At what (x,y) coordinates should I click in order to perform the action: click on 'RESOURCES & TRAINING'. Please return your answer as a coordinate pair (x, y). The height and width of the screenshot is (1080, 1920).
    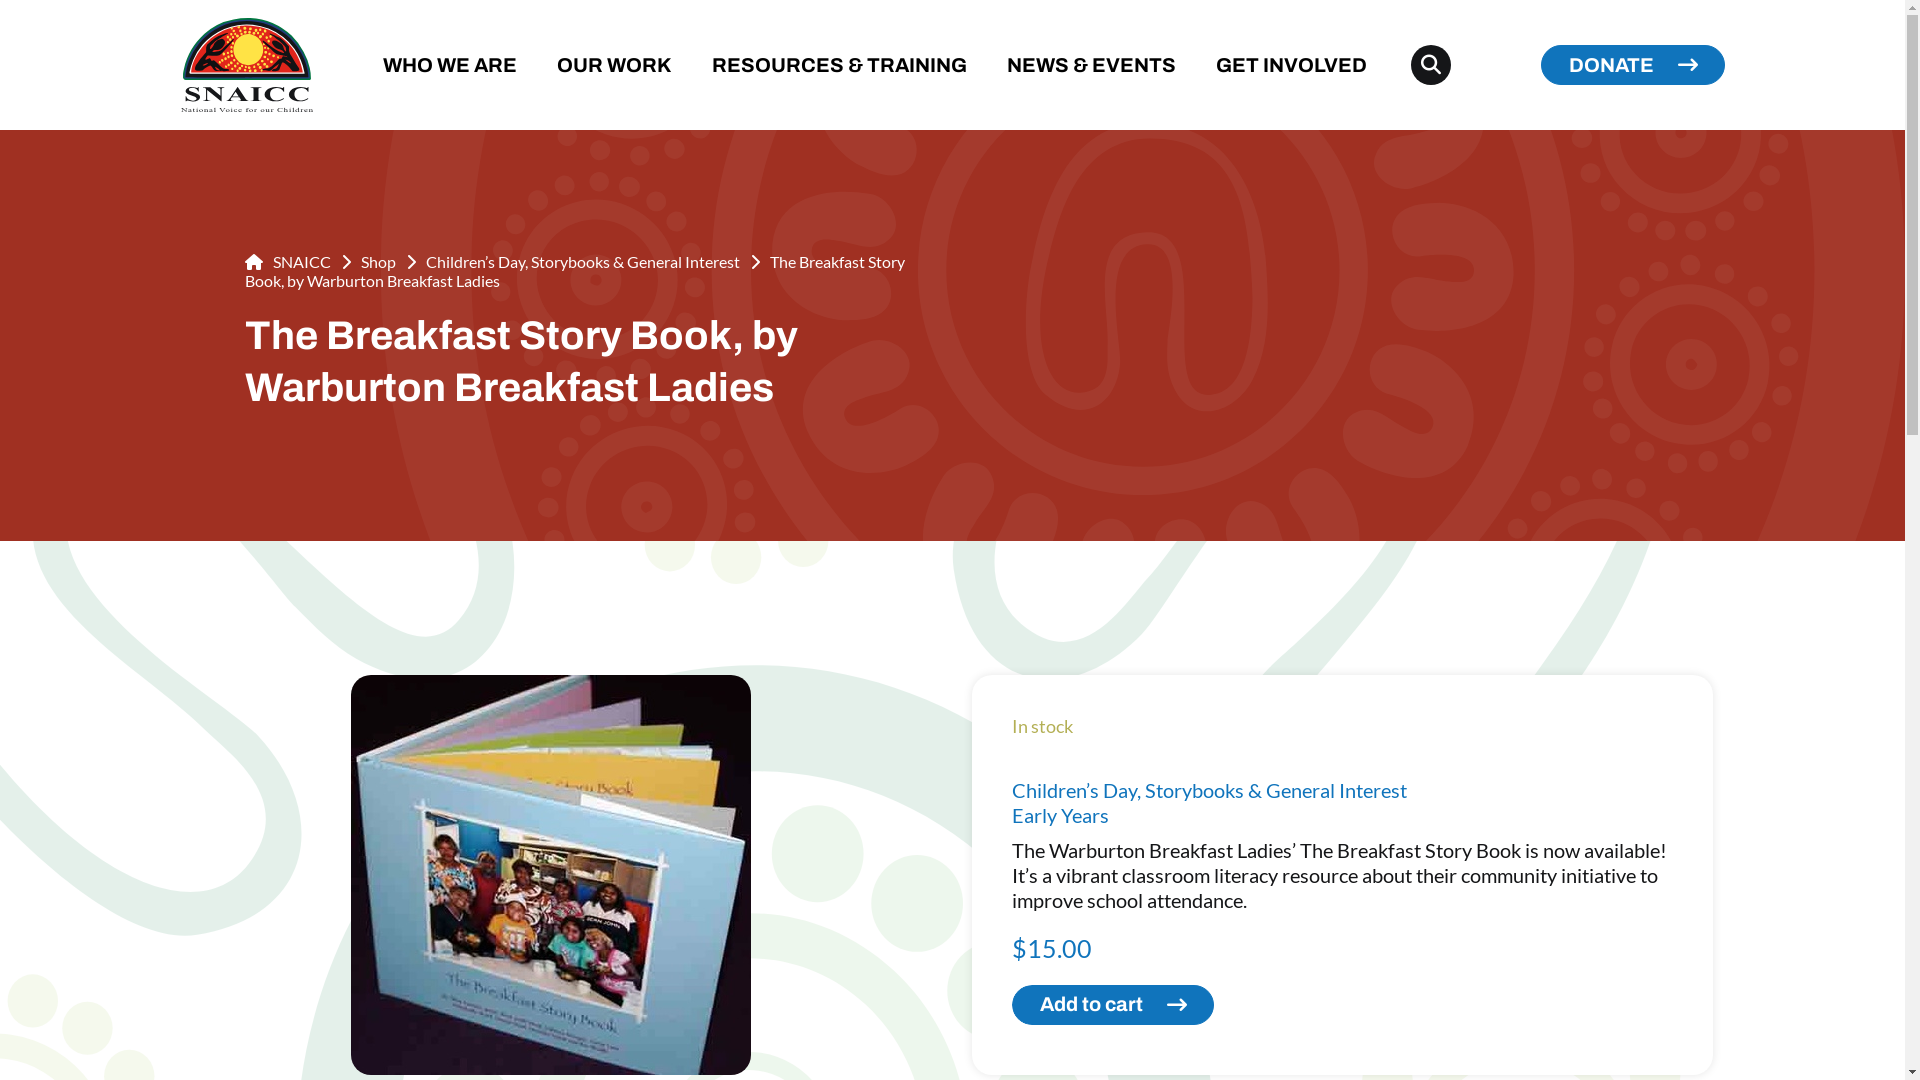
    Looking at the image, I should click on (839, 64).